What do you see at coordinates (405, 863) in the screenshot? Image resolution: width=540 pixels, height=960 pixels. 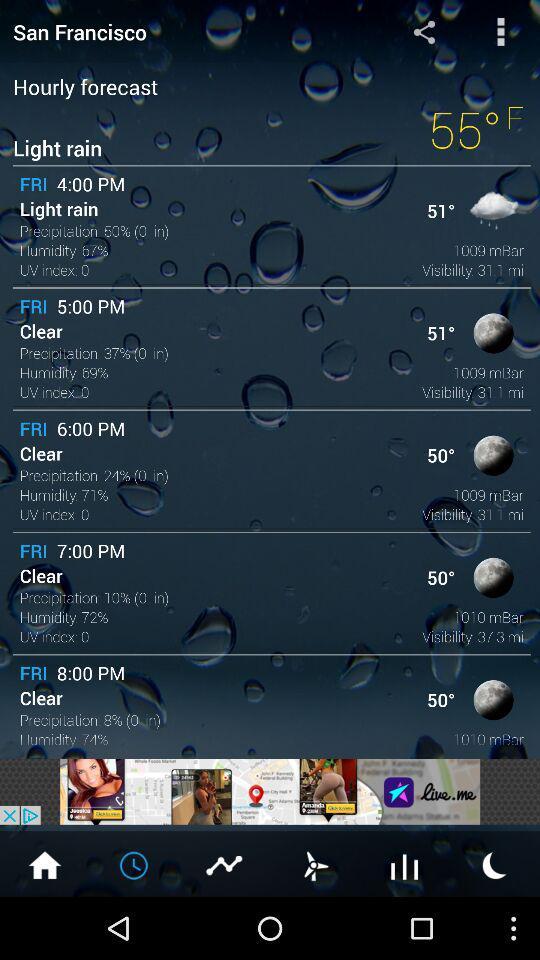 I see `open 10-day forecast` at bounding box center [405, 863].